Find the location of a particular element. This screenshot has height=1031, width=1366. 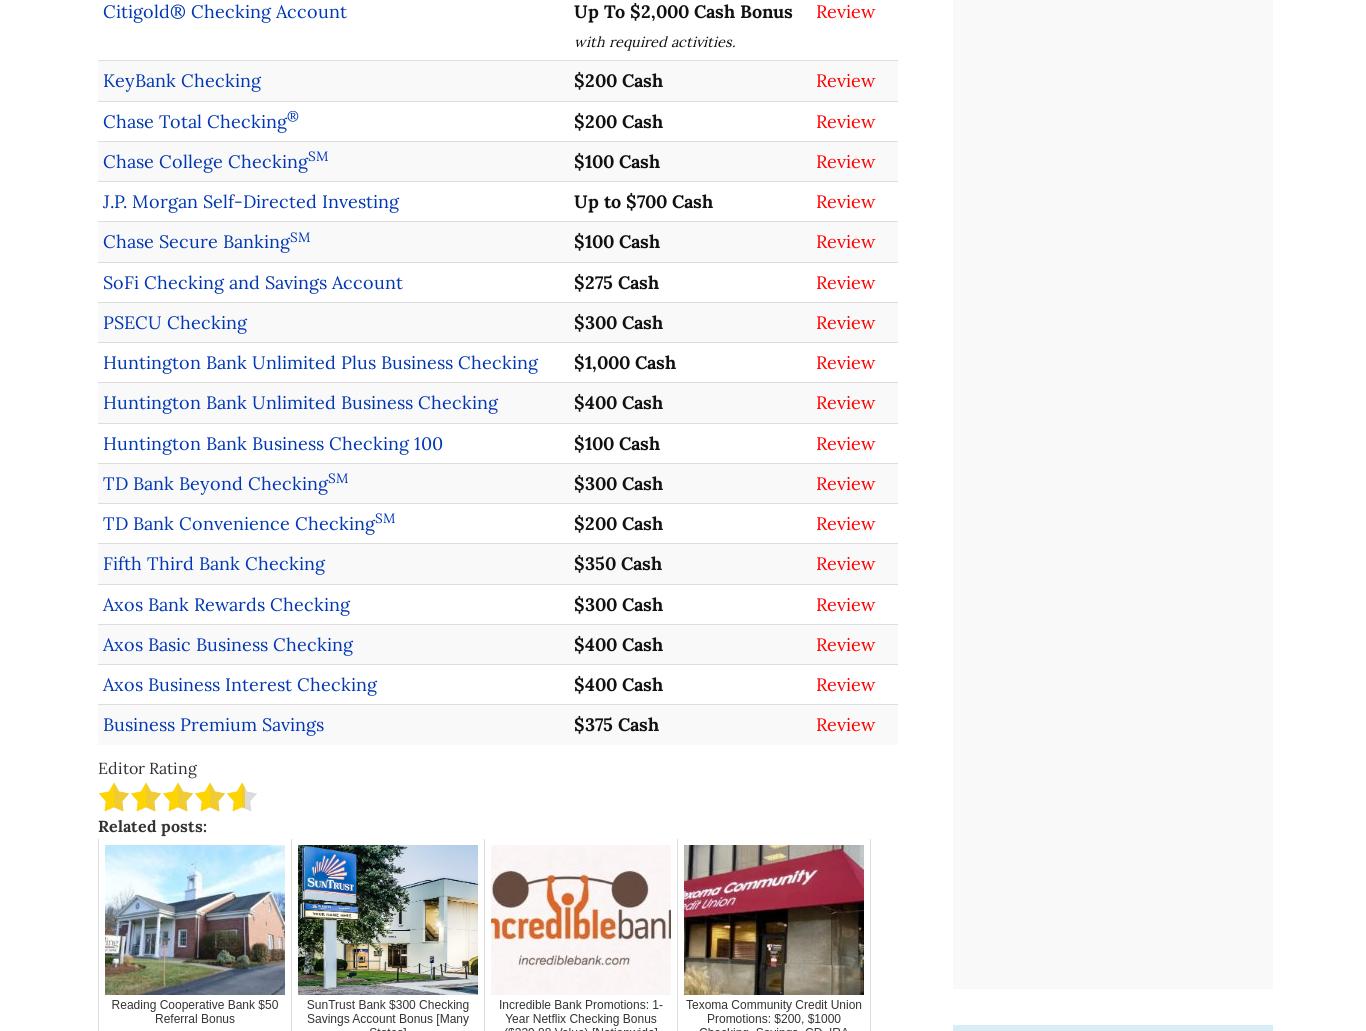

'Fifth Third Bank Checking' is located at coordinates (213, 562).